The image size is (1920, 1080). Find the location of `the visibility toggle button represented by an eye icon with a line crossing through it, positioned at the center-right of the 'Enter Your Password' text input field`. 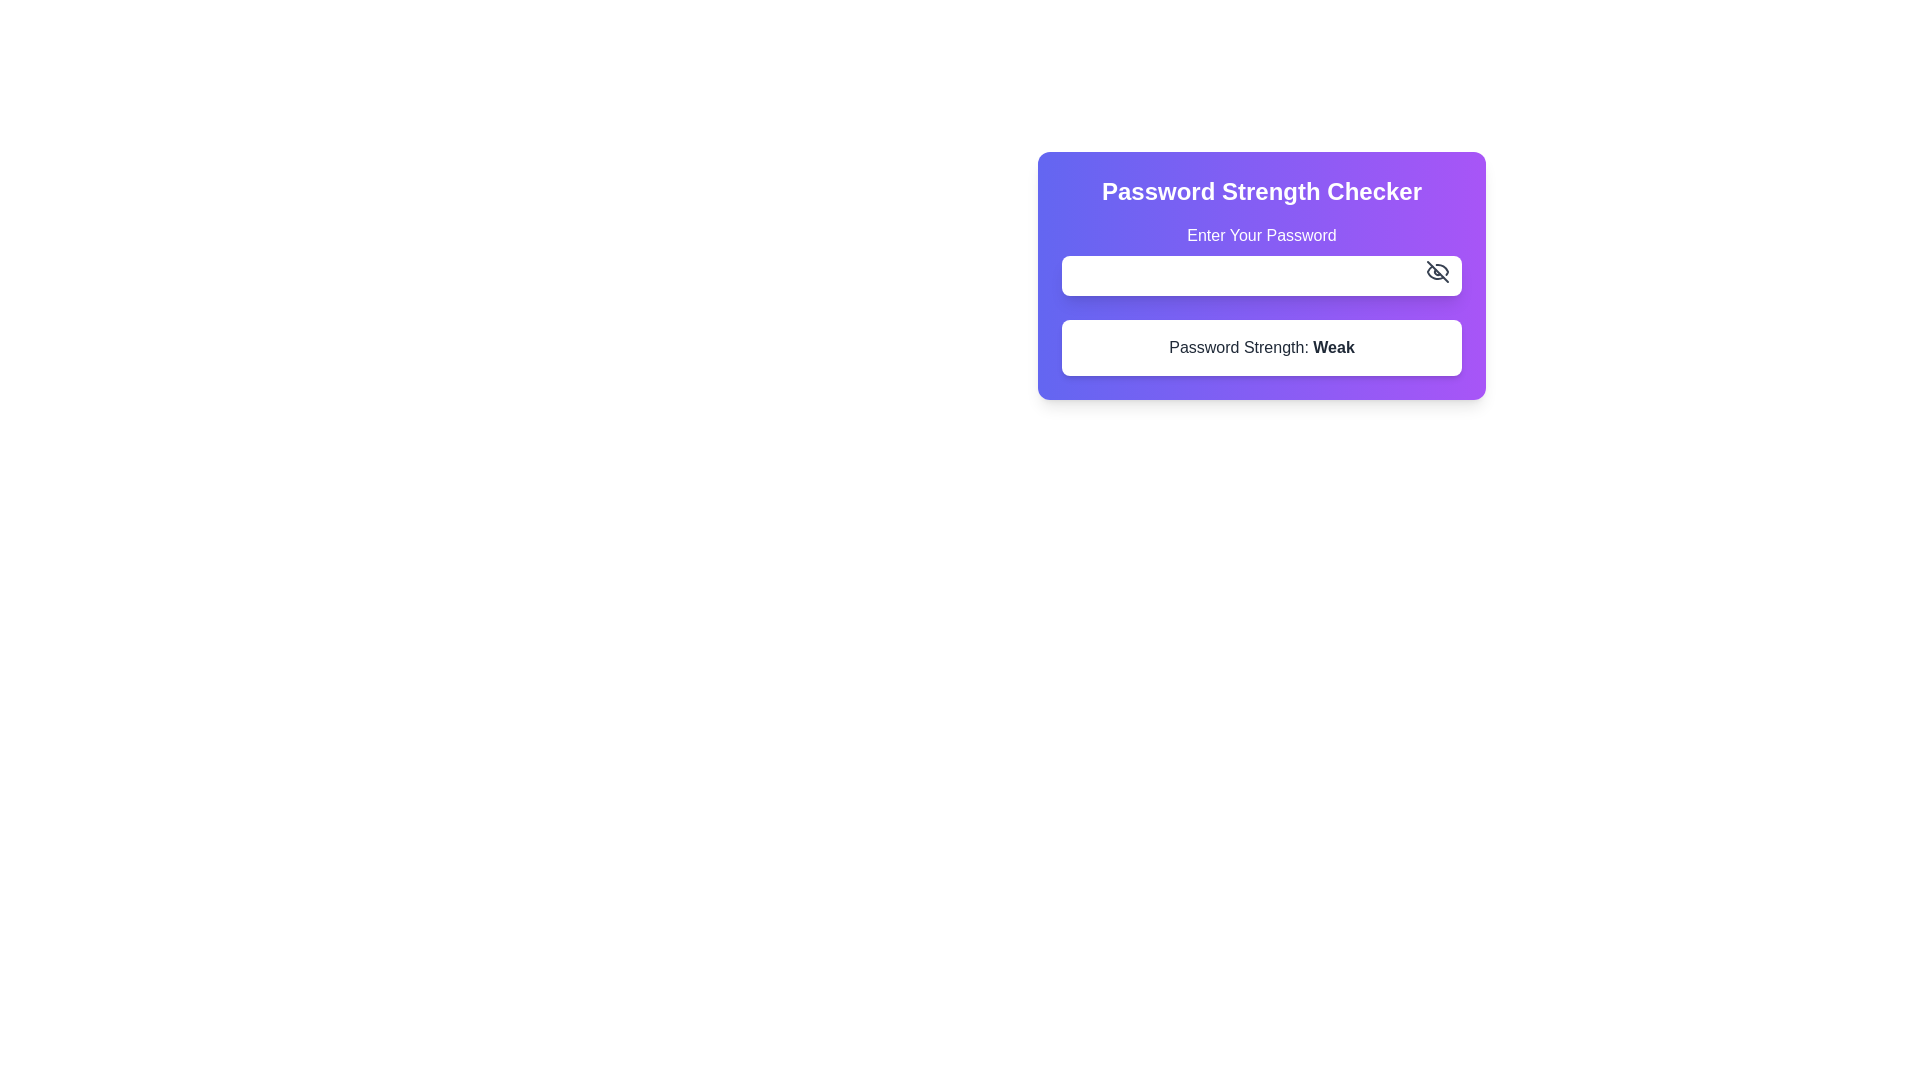

the visibility toggle button represented by an eye icon with a line crossing through it, positioned at the center-right of the 'Enter Your Password' text input field is located at coordinates (1434, 272).